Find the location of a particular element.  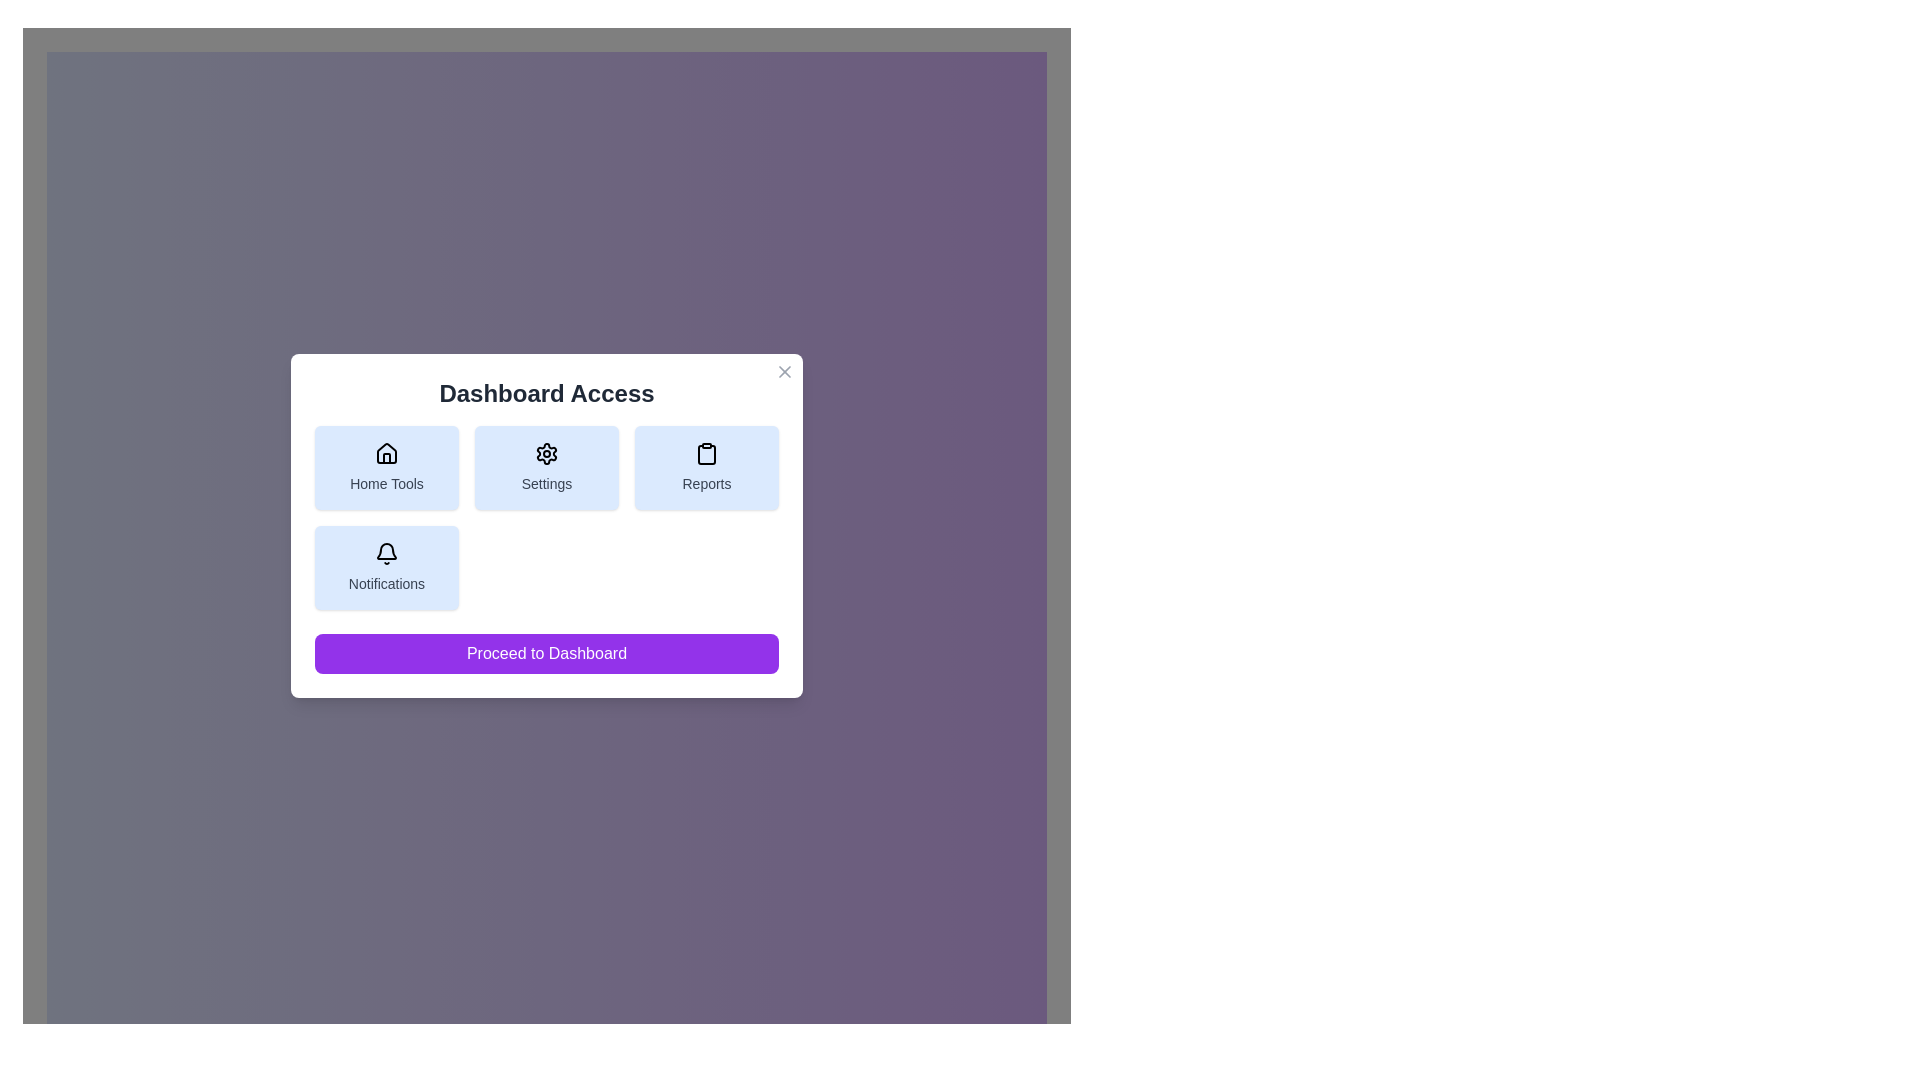

the 'Proceed to Dashboard' button with a purple background located at the bottom of the 'Dashboard Access' modal is located at coordinates (547, 654).